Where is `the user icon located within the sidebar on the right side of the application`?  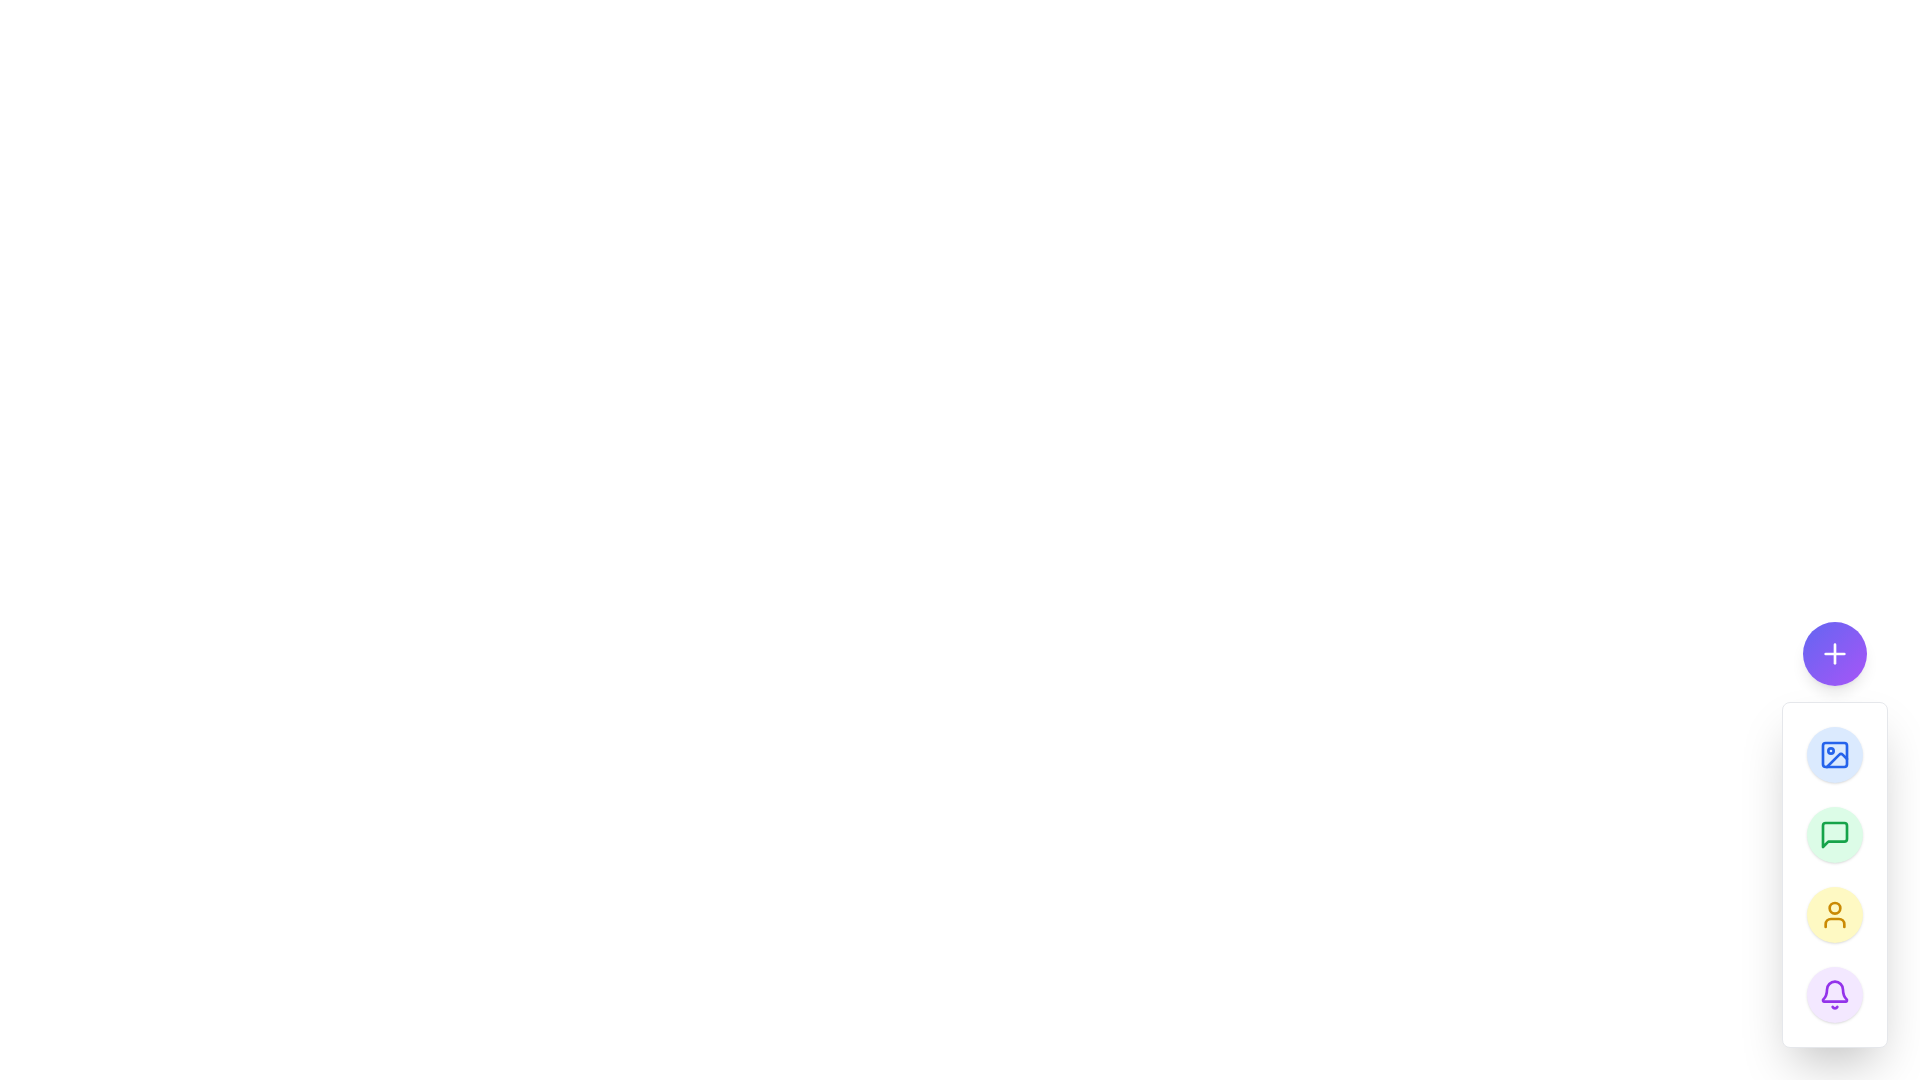 the user icon located within the sidebar on the right side of the application is located at coordinates (1834, 914).